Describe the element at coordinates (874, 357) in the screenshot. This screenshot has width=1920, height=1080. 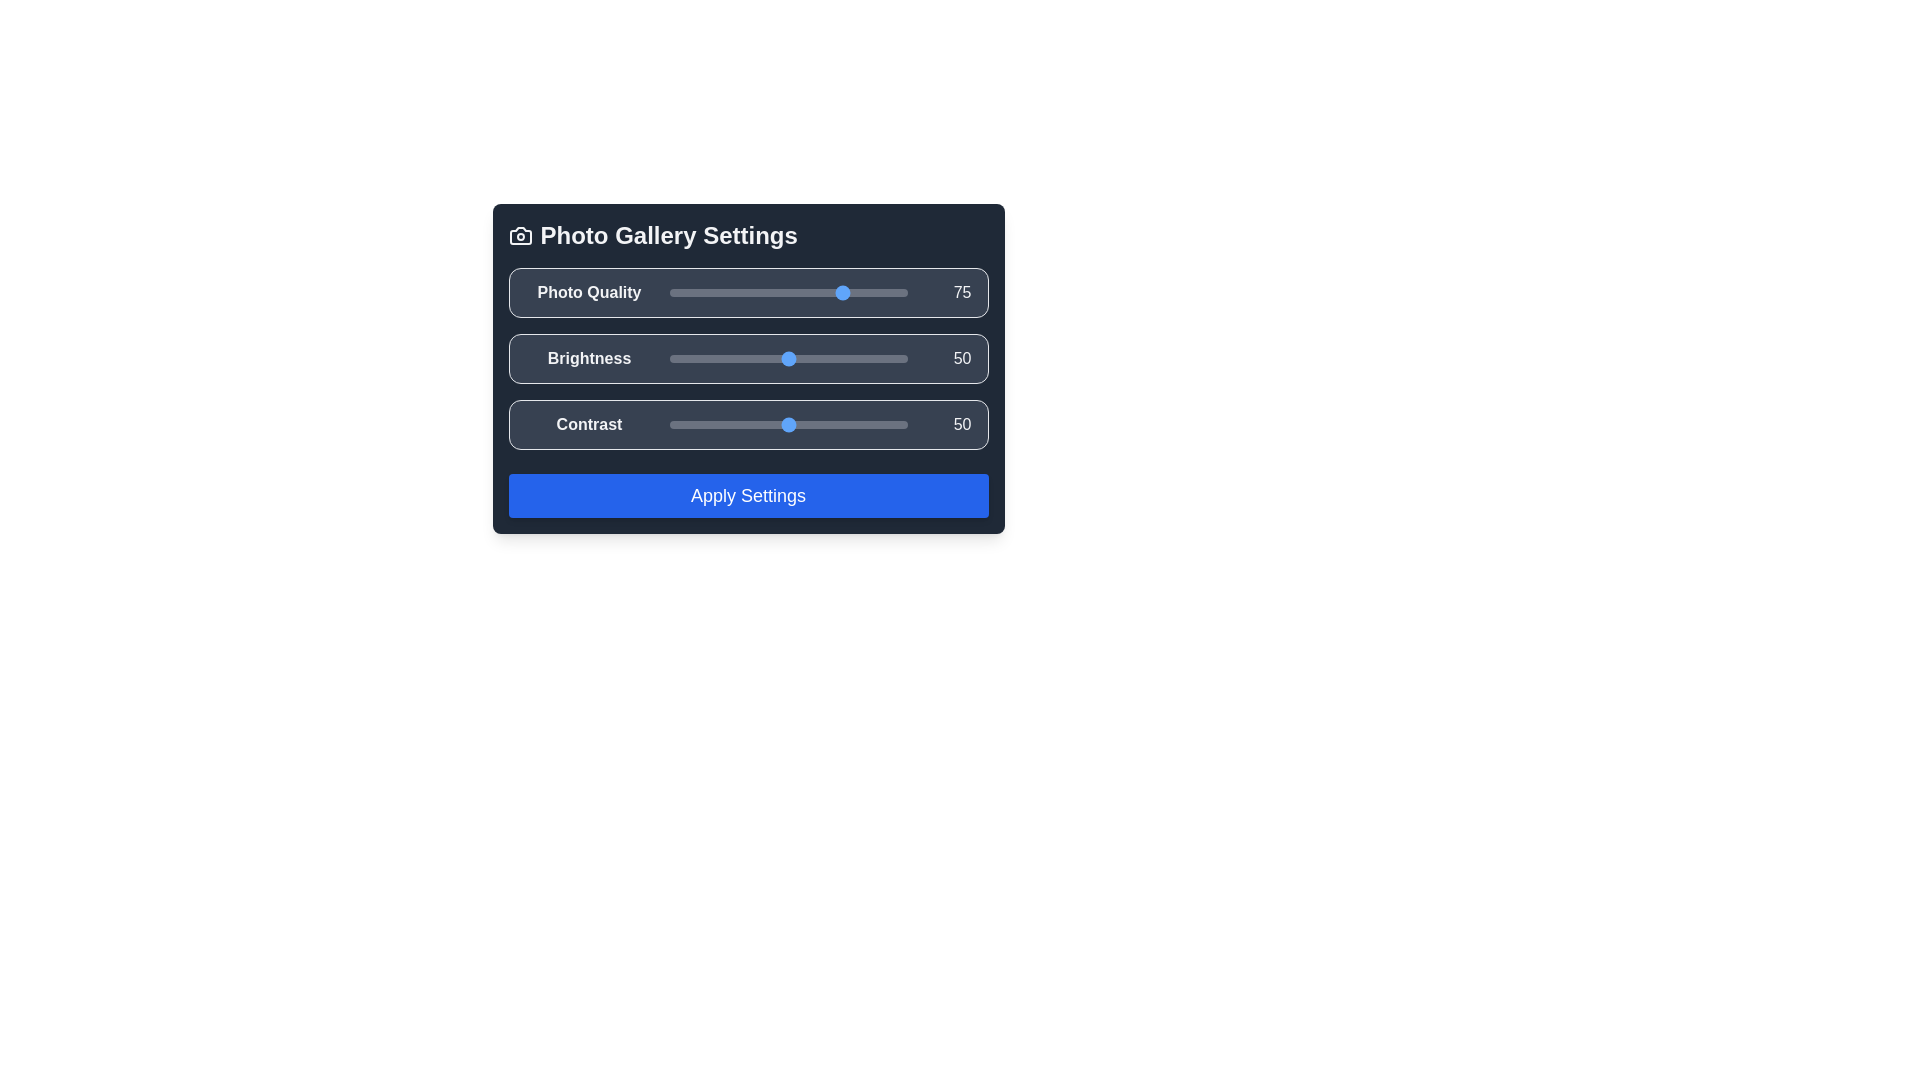
I see `brightness` at that location.